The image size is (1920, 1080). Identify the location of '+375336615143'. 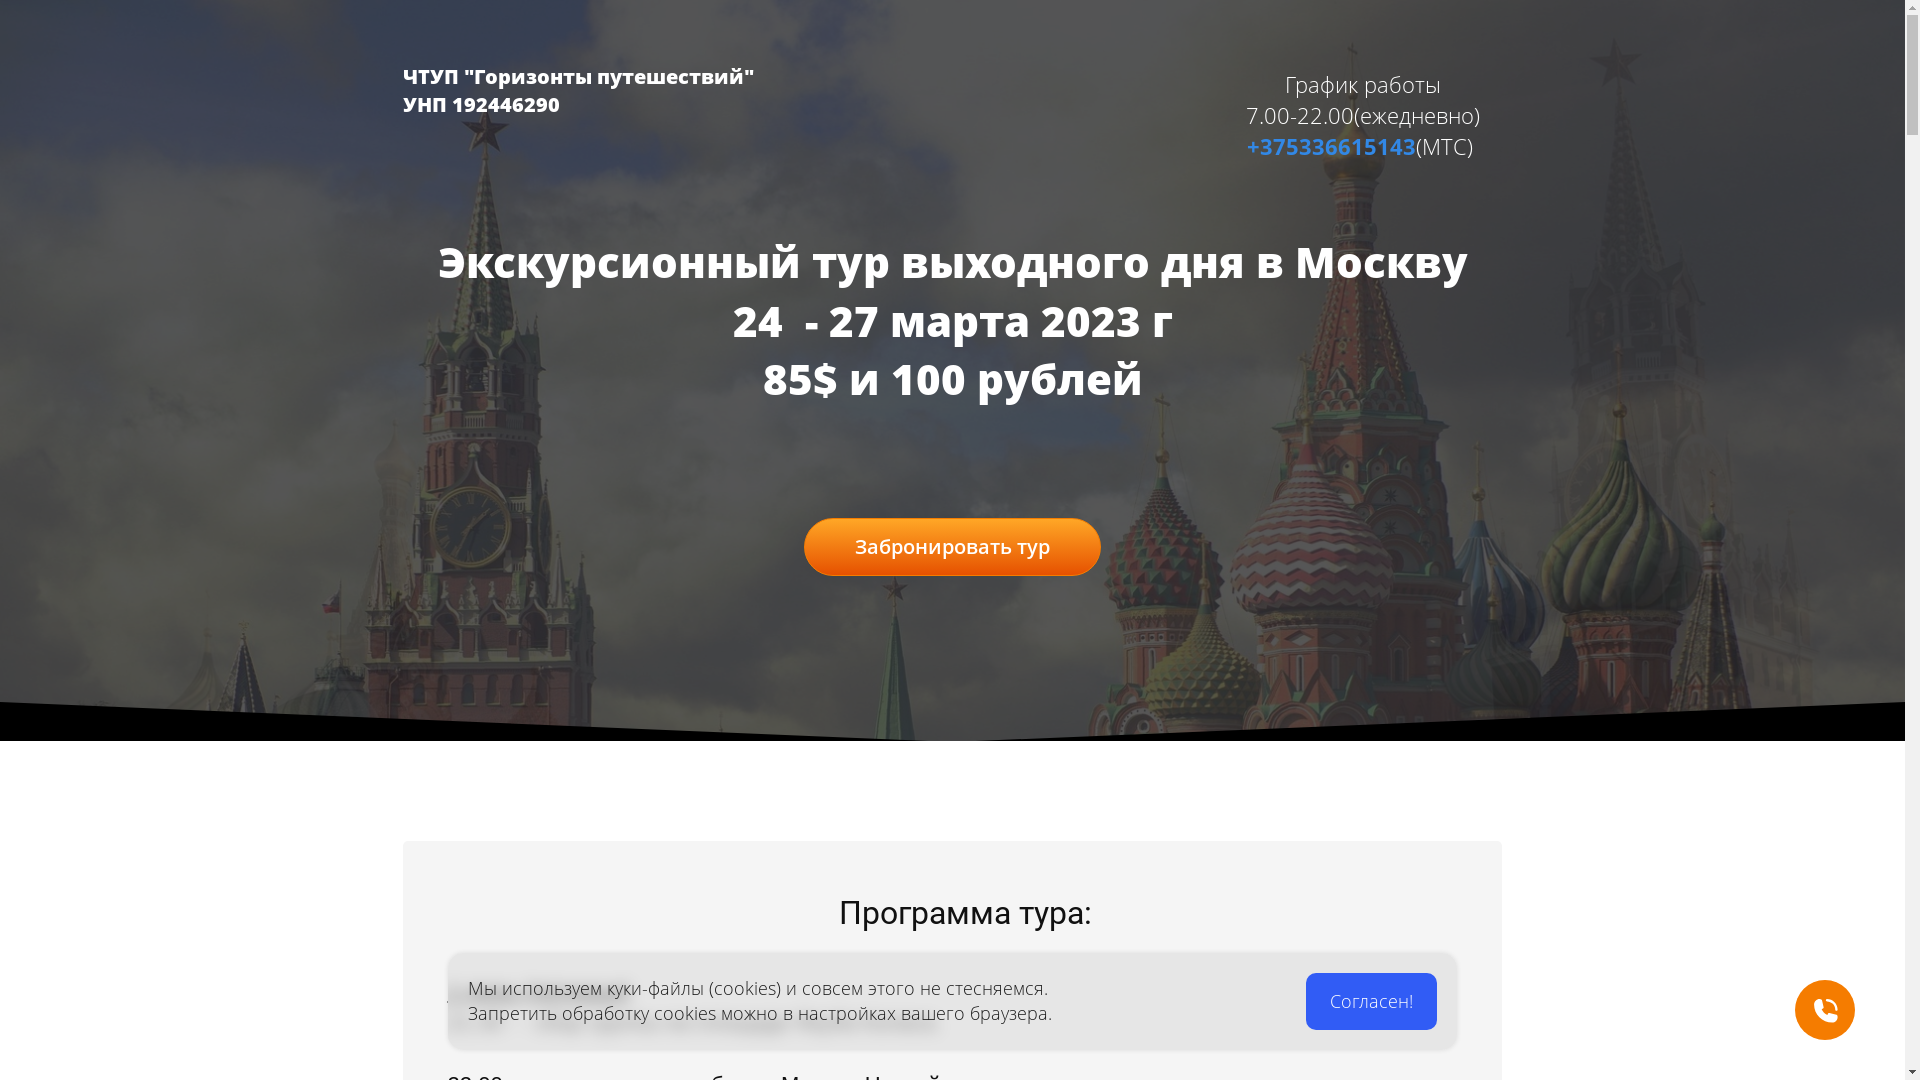
(1331, 145).